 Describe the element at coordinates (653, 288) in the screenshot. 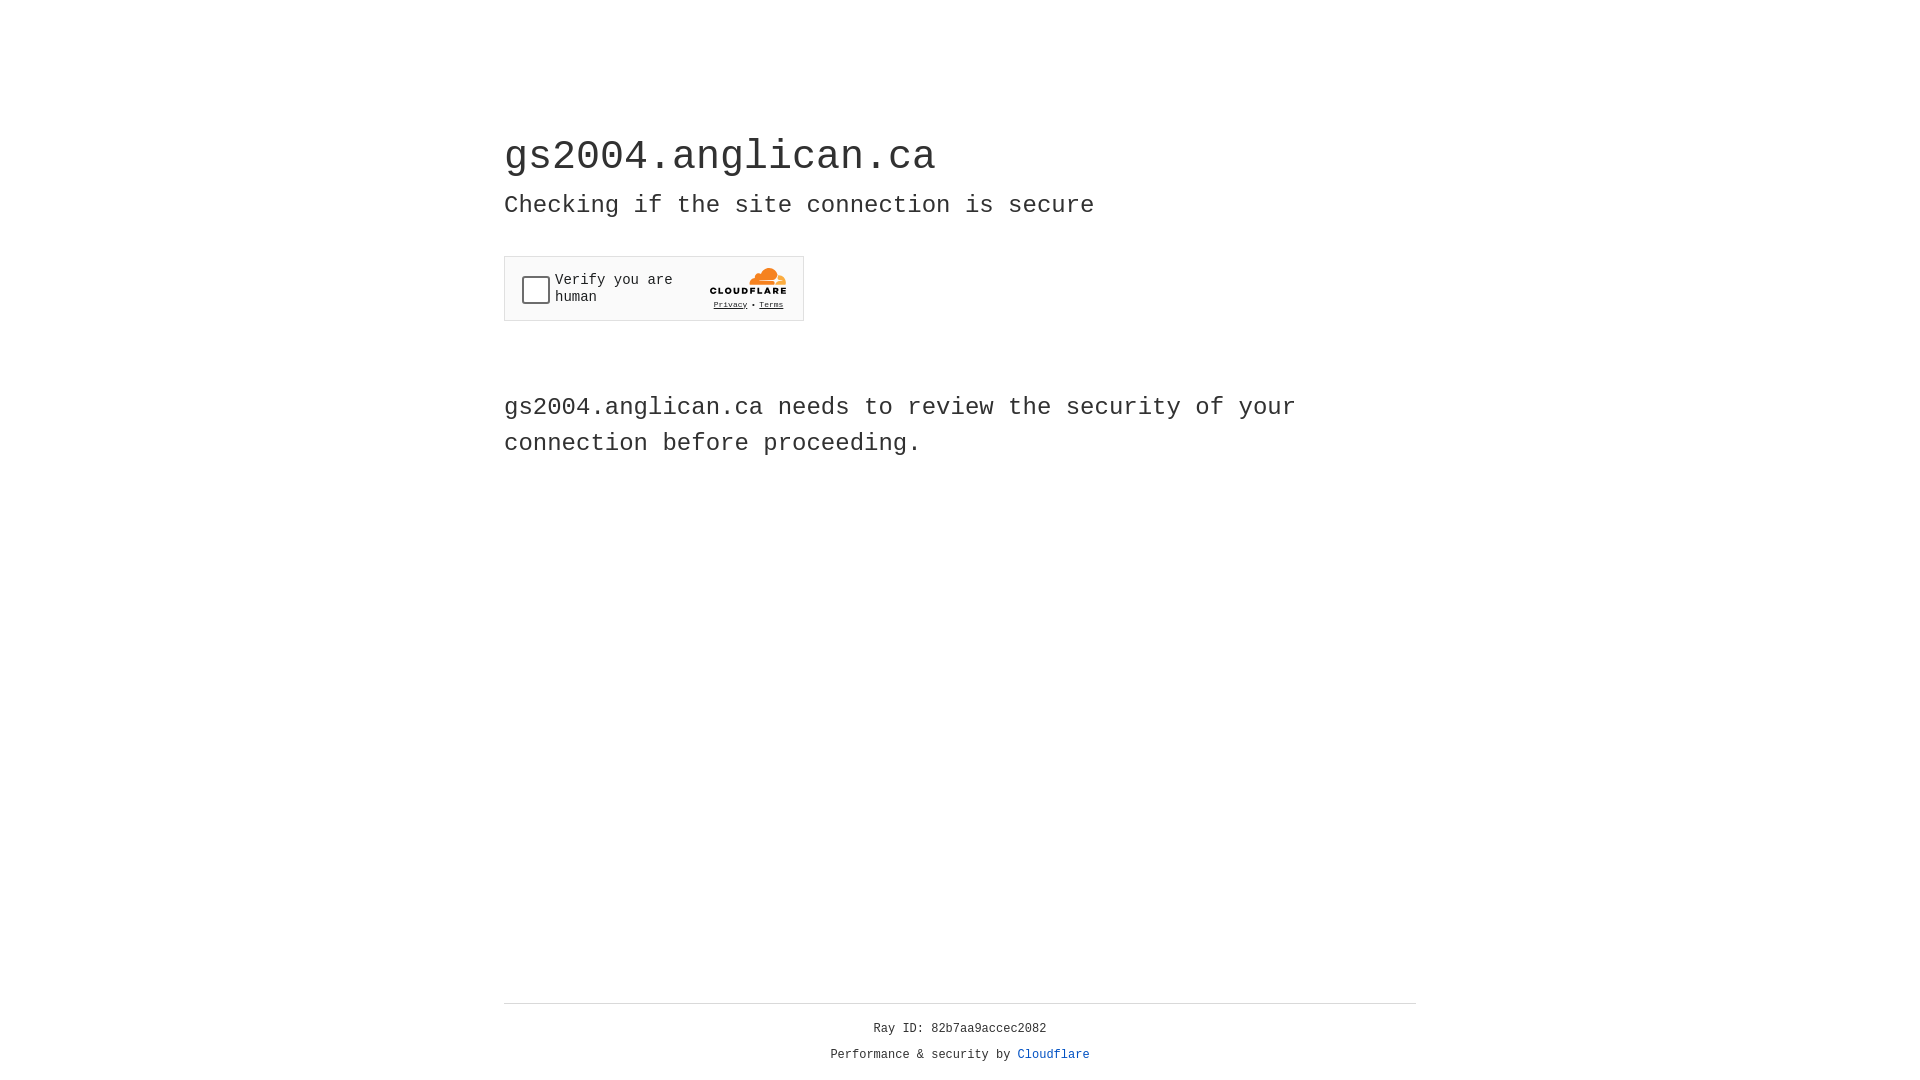

I see `'Widget containing a Cloudflare security challenge'` at that location.